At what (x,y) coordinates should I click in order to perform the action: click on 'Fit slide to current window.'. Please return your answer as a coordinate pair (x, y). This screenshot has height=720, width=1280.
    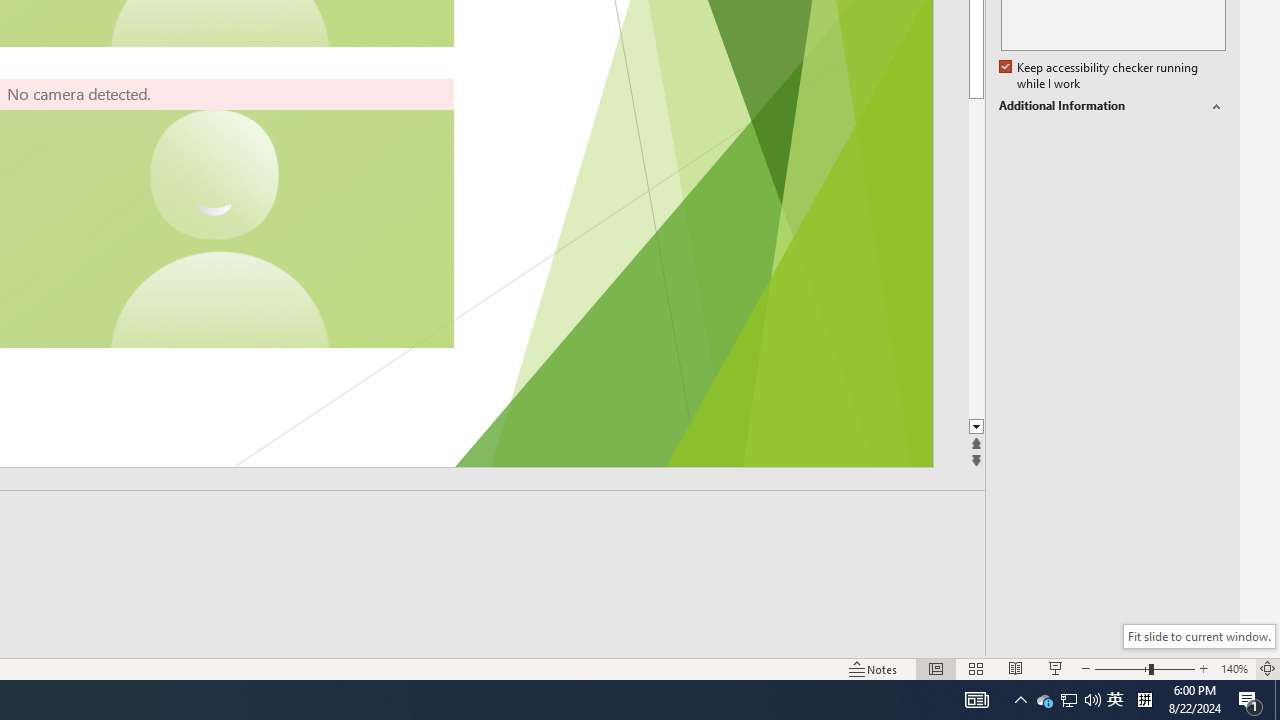
    Looking at the image, I should click on (1199, 636).